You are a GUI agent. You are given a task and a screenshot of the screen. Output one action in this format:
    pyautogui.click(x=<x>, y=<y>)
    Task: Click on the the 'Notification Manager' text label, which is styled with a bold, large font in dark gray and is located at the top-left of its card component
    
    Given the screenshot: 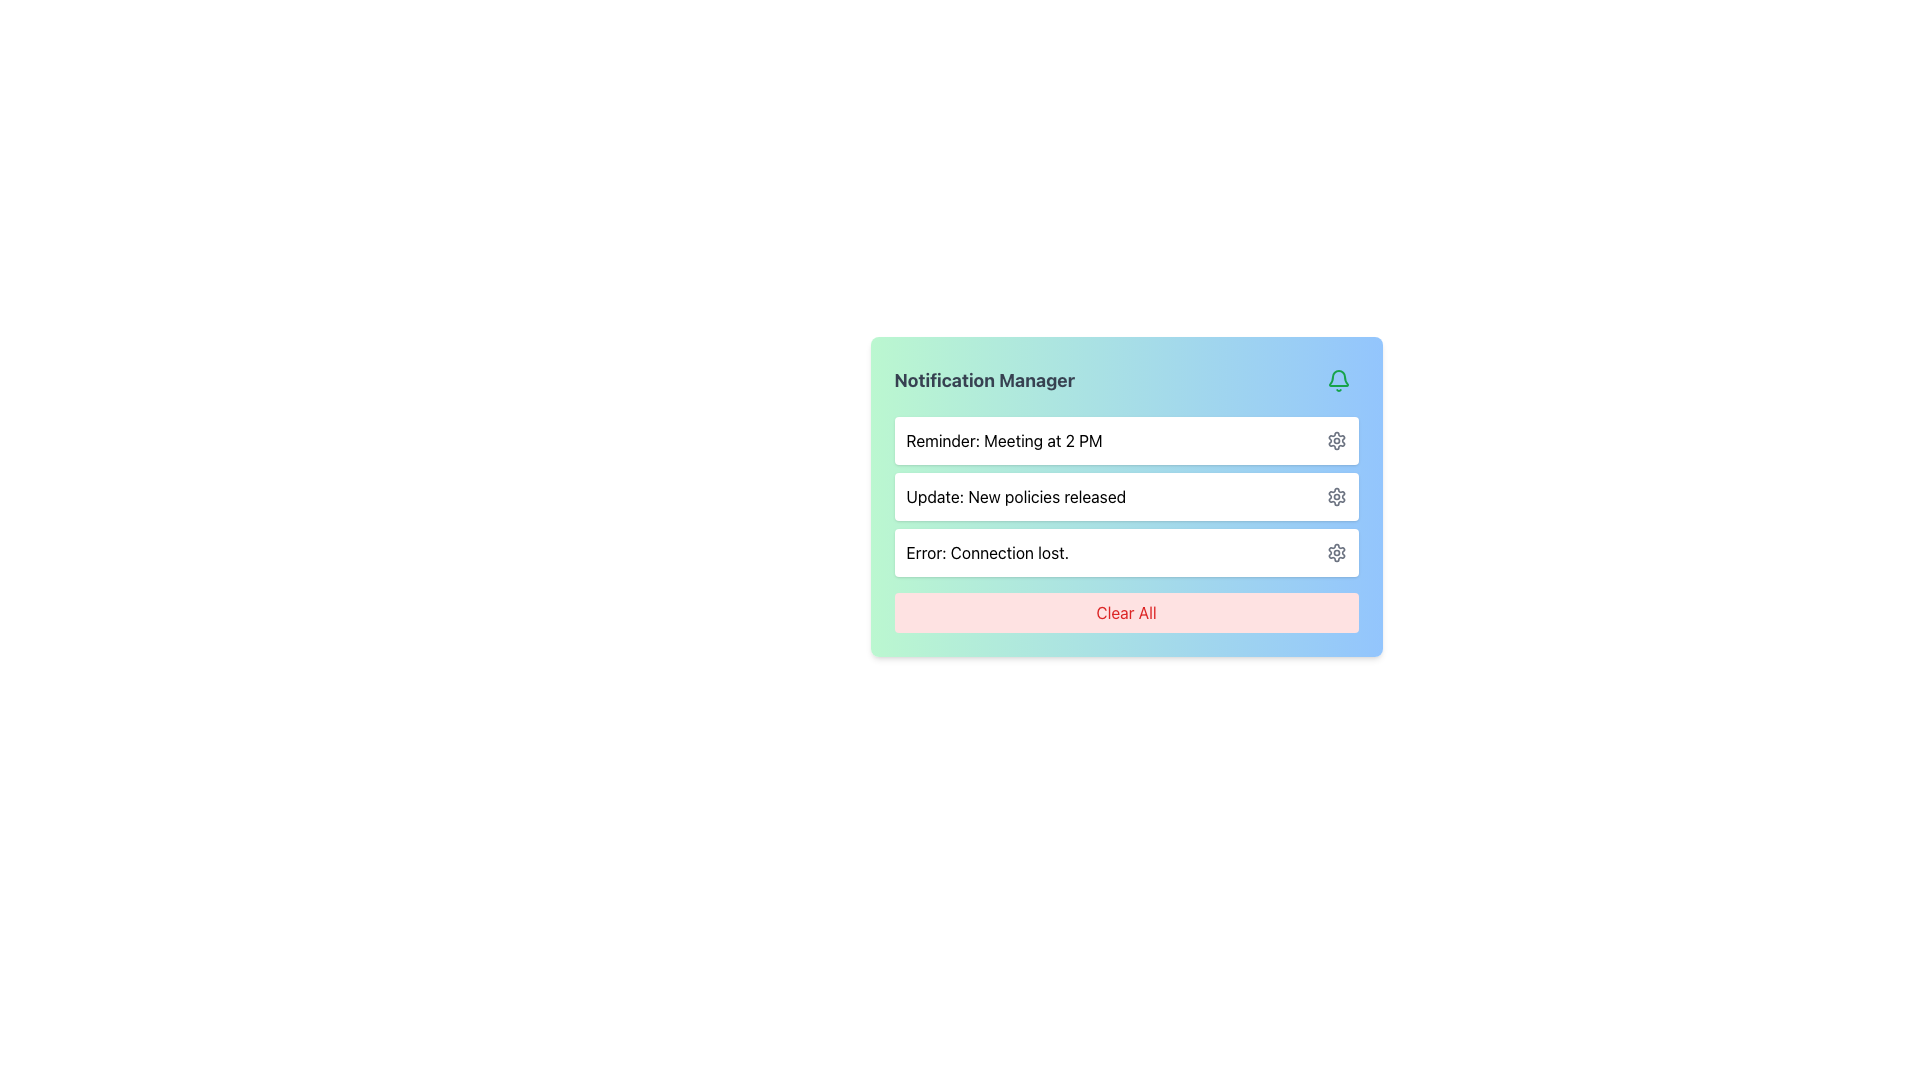 What is the action you would take?
    pyautogui.click(x=984, y=381)
    